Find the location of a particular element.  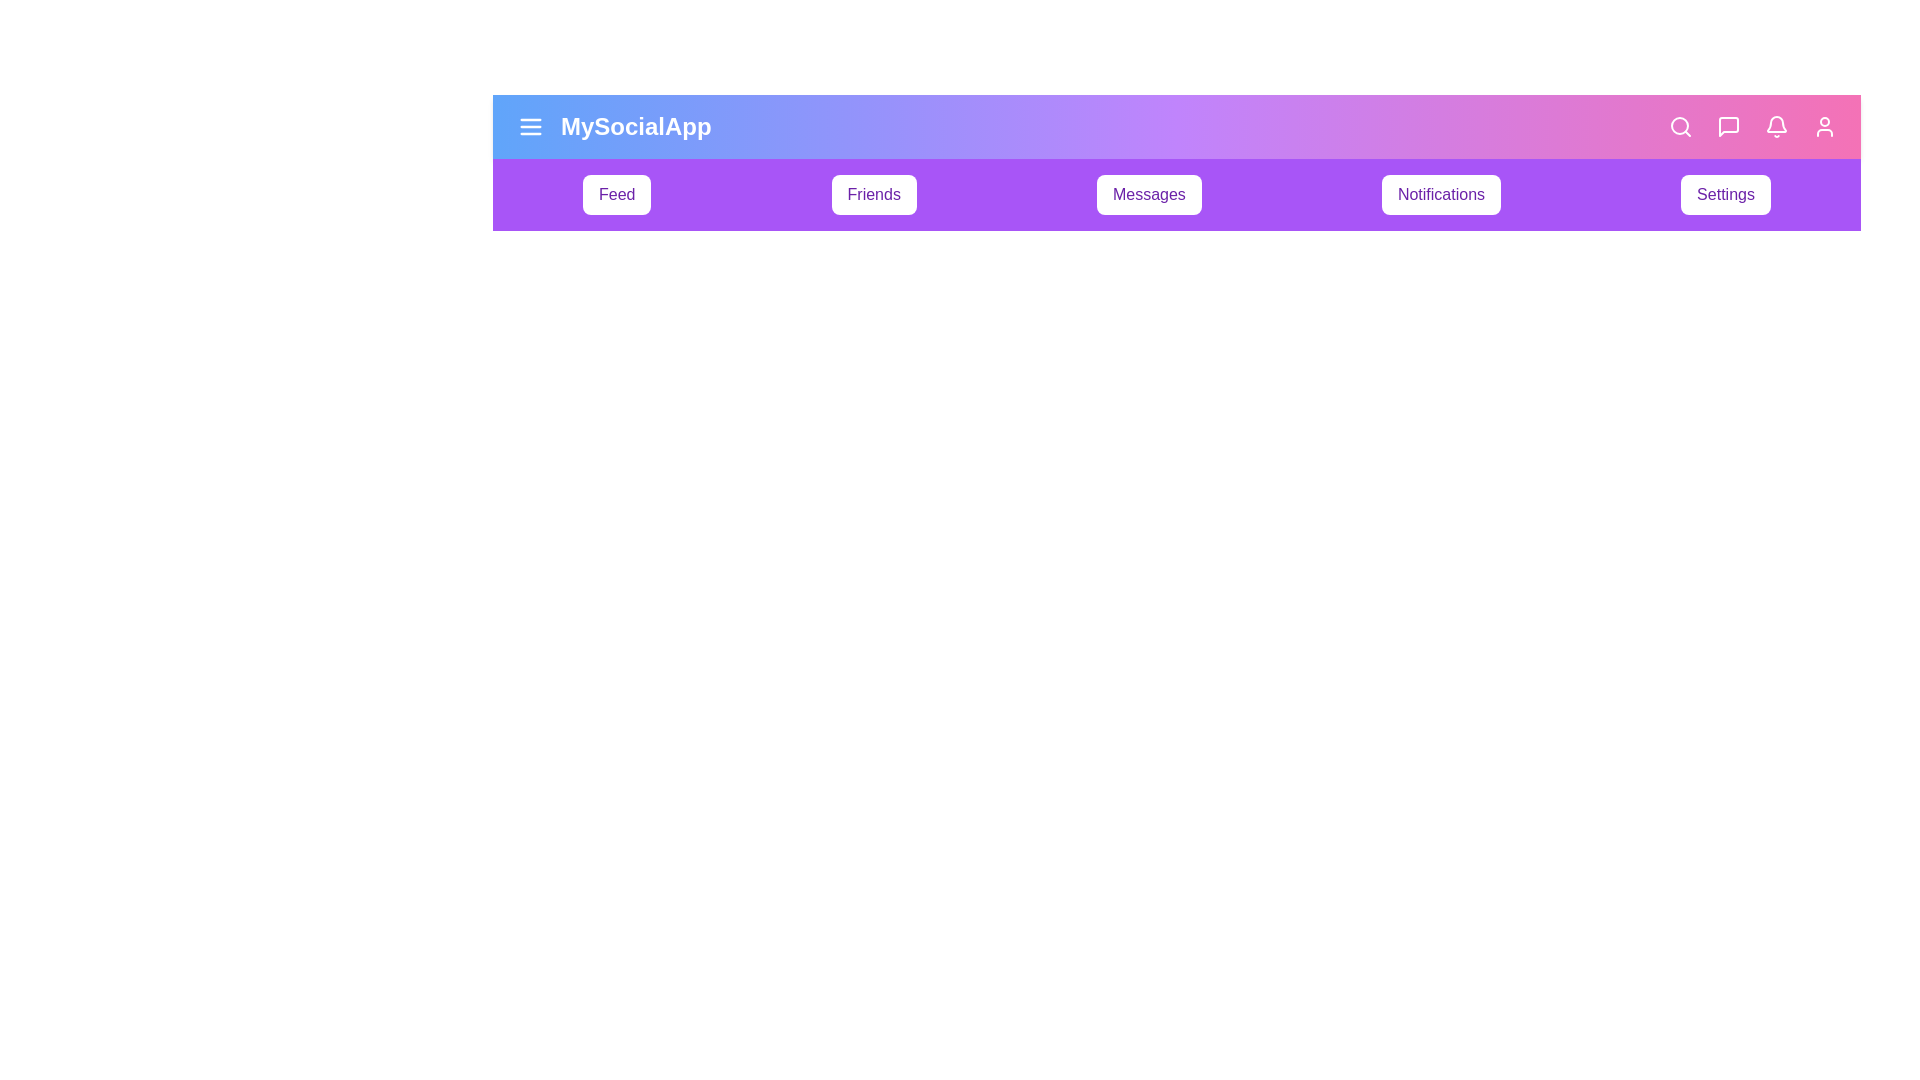

the user_profile navigation icon is located at coordinates (1824, 127).